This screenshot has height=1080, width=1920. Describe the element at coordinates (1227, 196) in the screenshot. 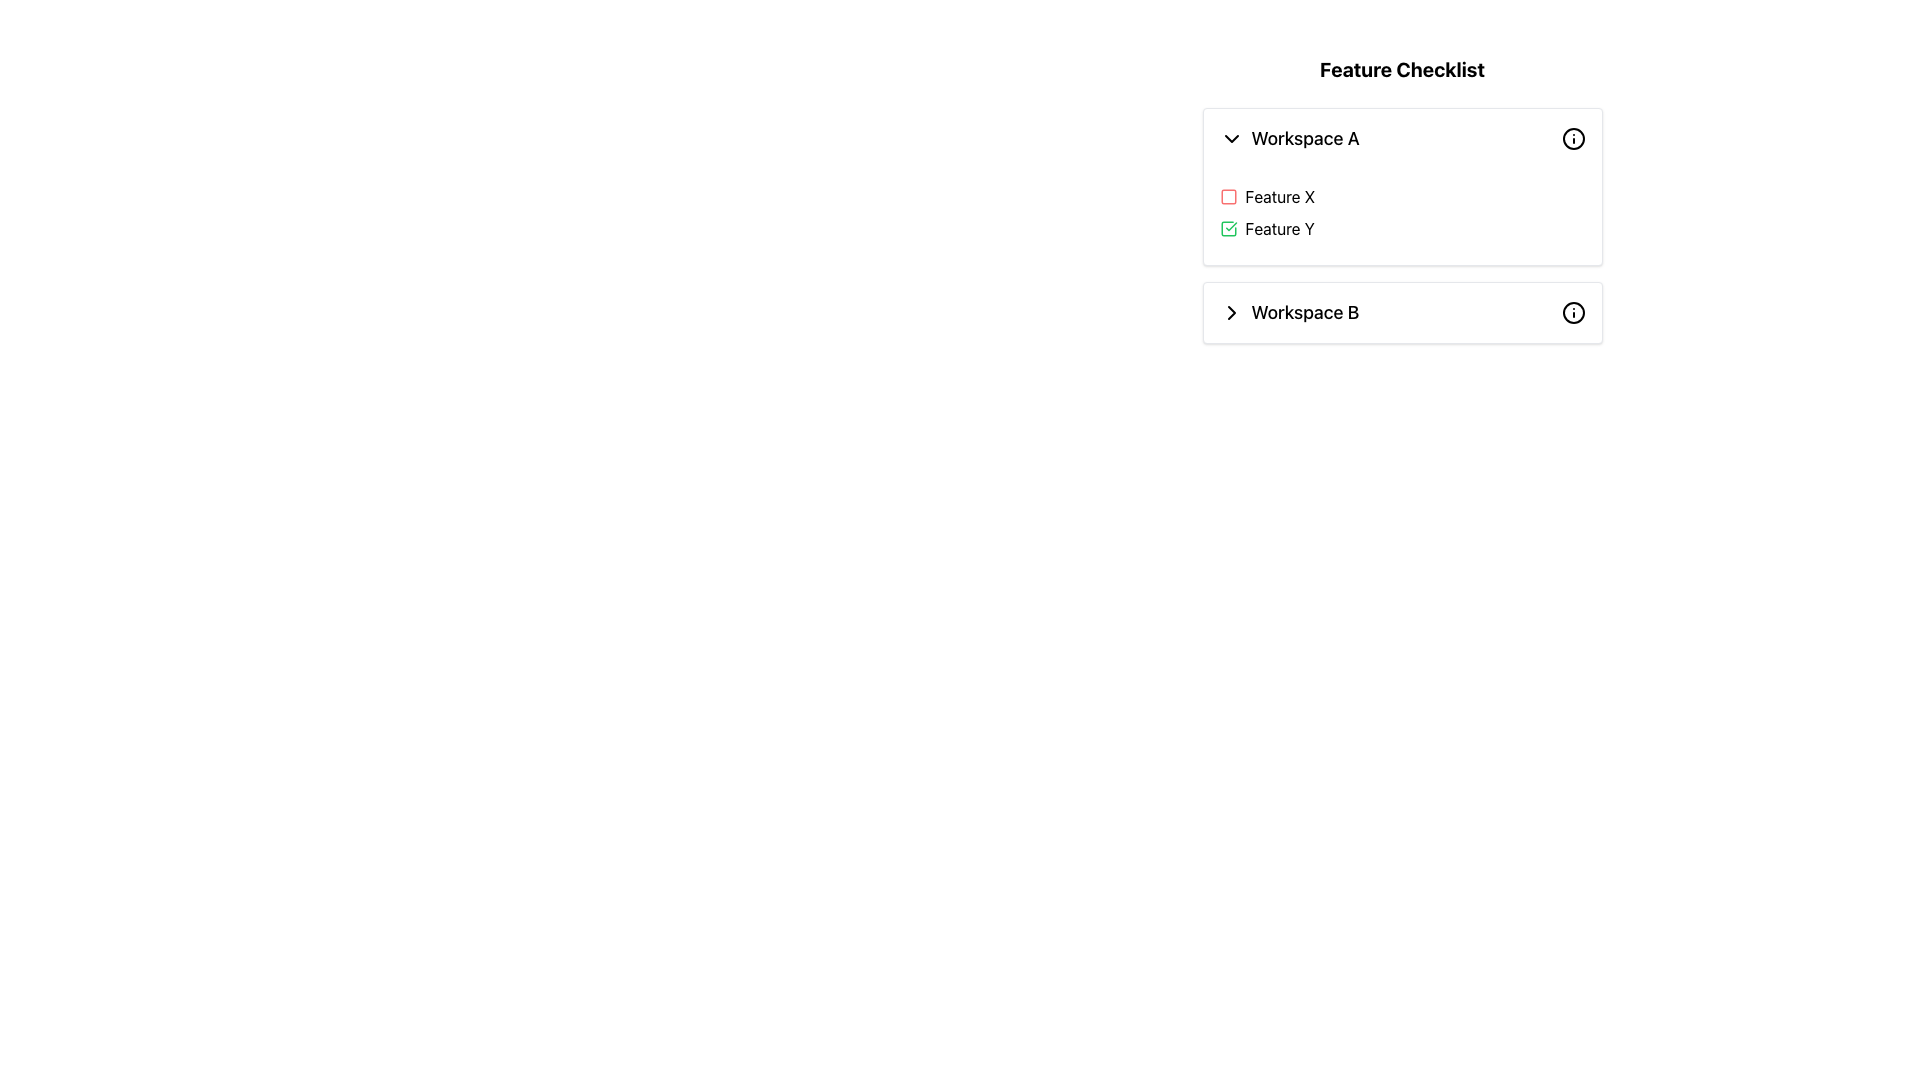

I see `the status indicator next to 'Feature X' in 'Workspace A' of the 'Feature Checklist'` at that location.